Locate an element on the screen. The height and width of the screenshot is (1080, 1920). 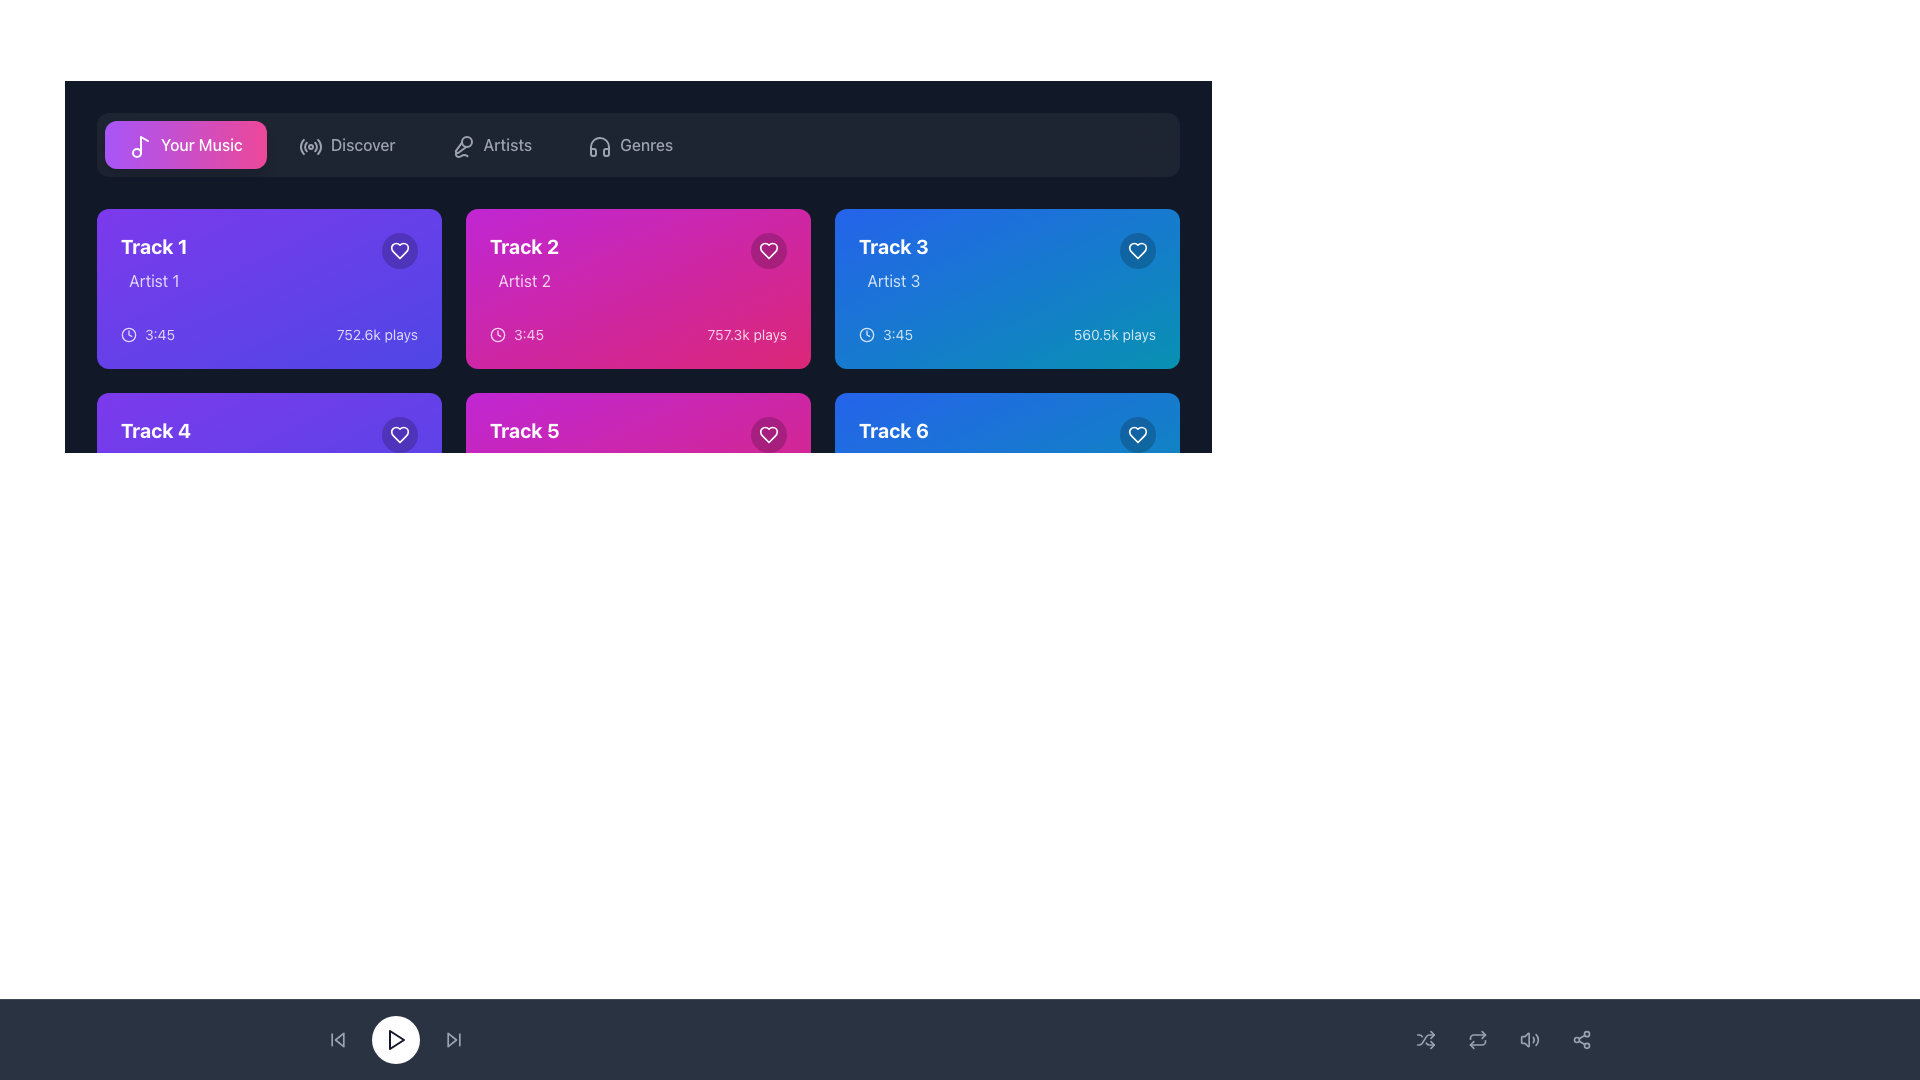
the 'like' button located in the lower-right corner of the 'Track 4' card to focus on it for interaction is located at coordinates (399, 434).